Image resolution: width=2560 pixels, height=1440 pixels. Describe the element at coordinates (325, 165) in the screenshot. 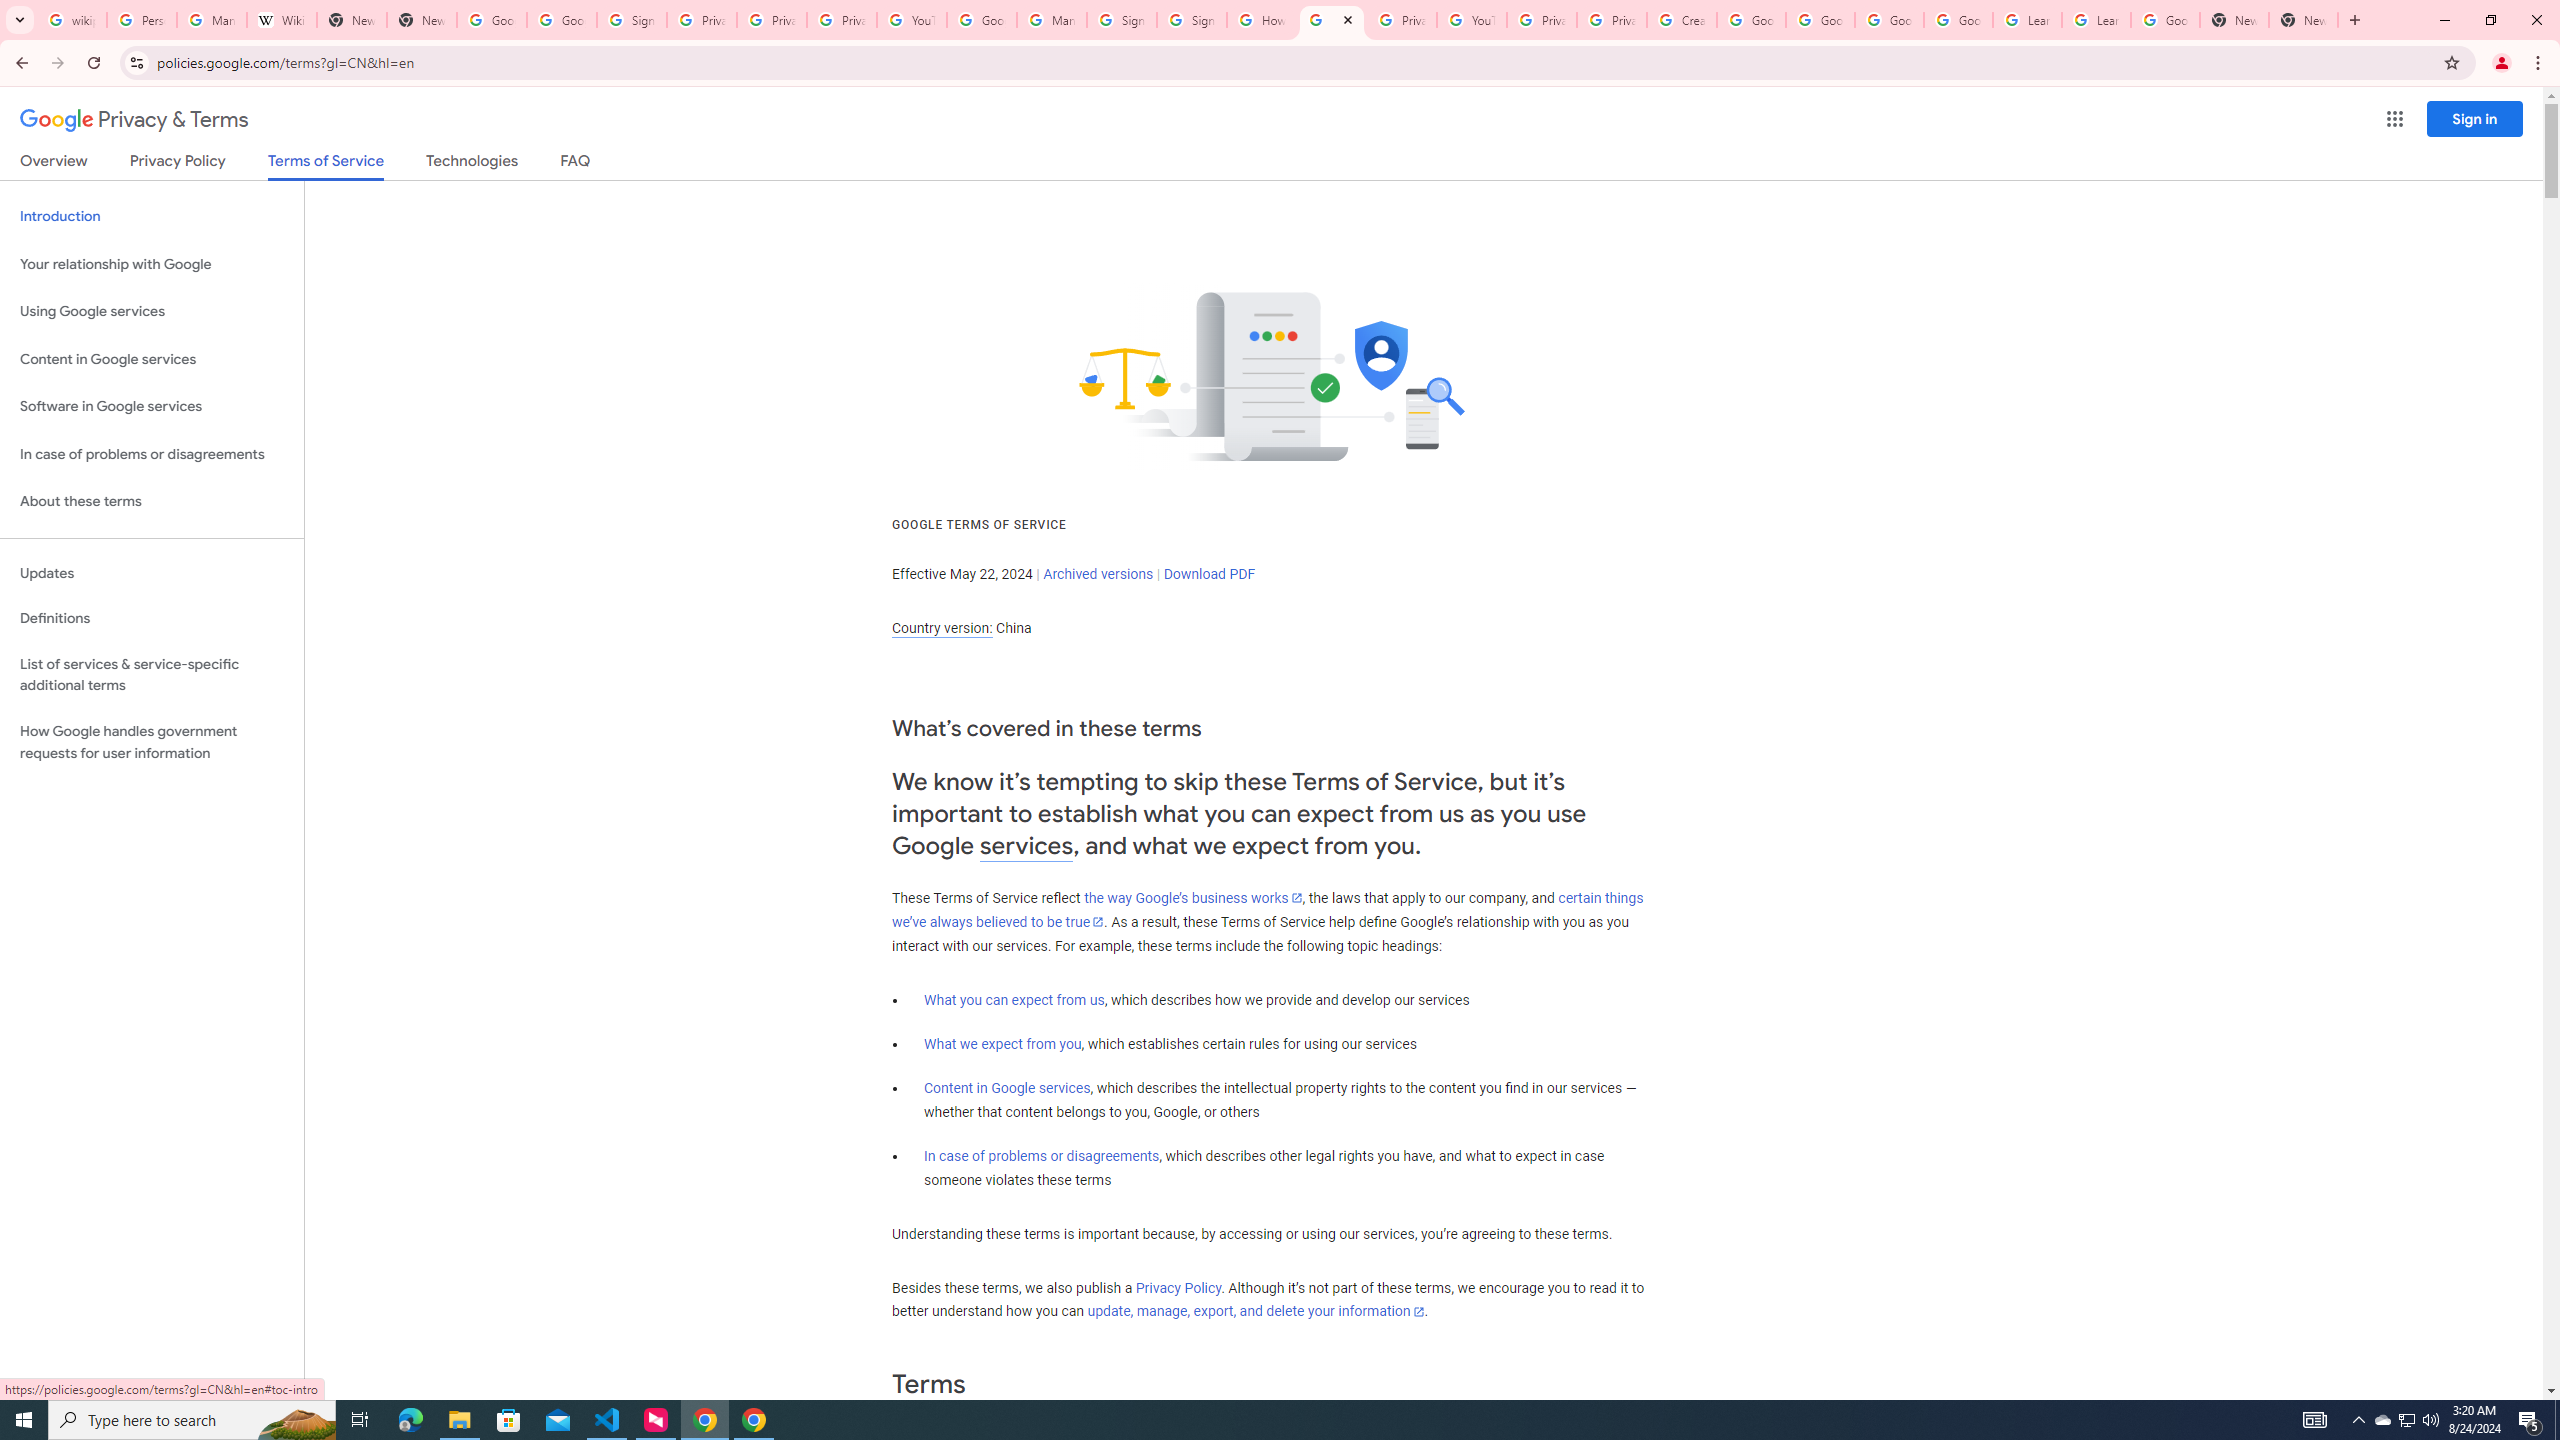

I see `'Terms of Service'` at that location.